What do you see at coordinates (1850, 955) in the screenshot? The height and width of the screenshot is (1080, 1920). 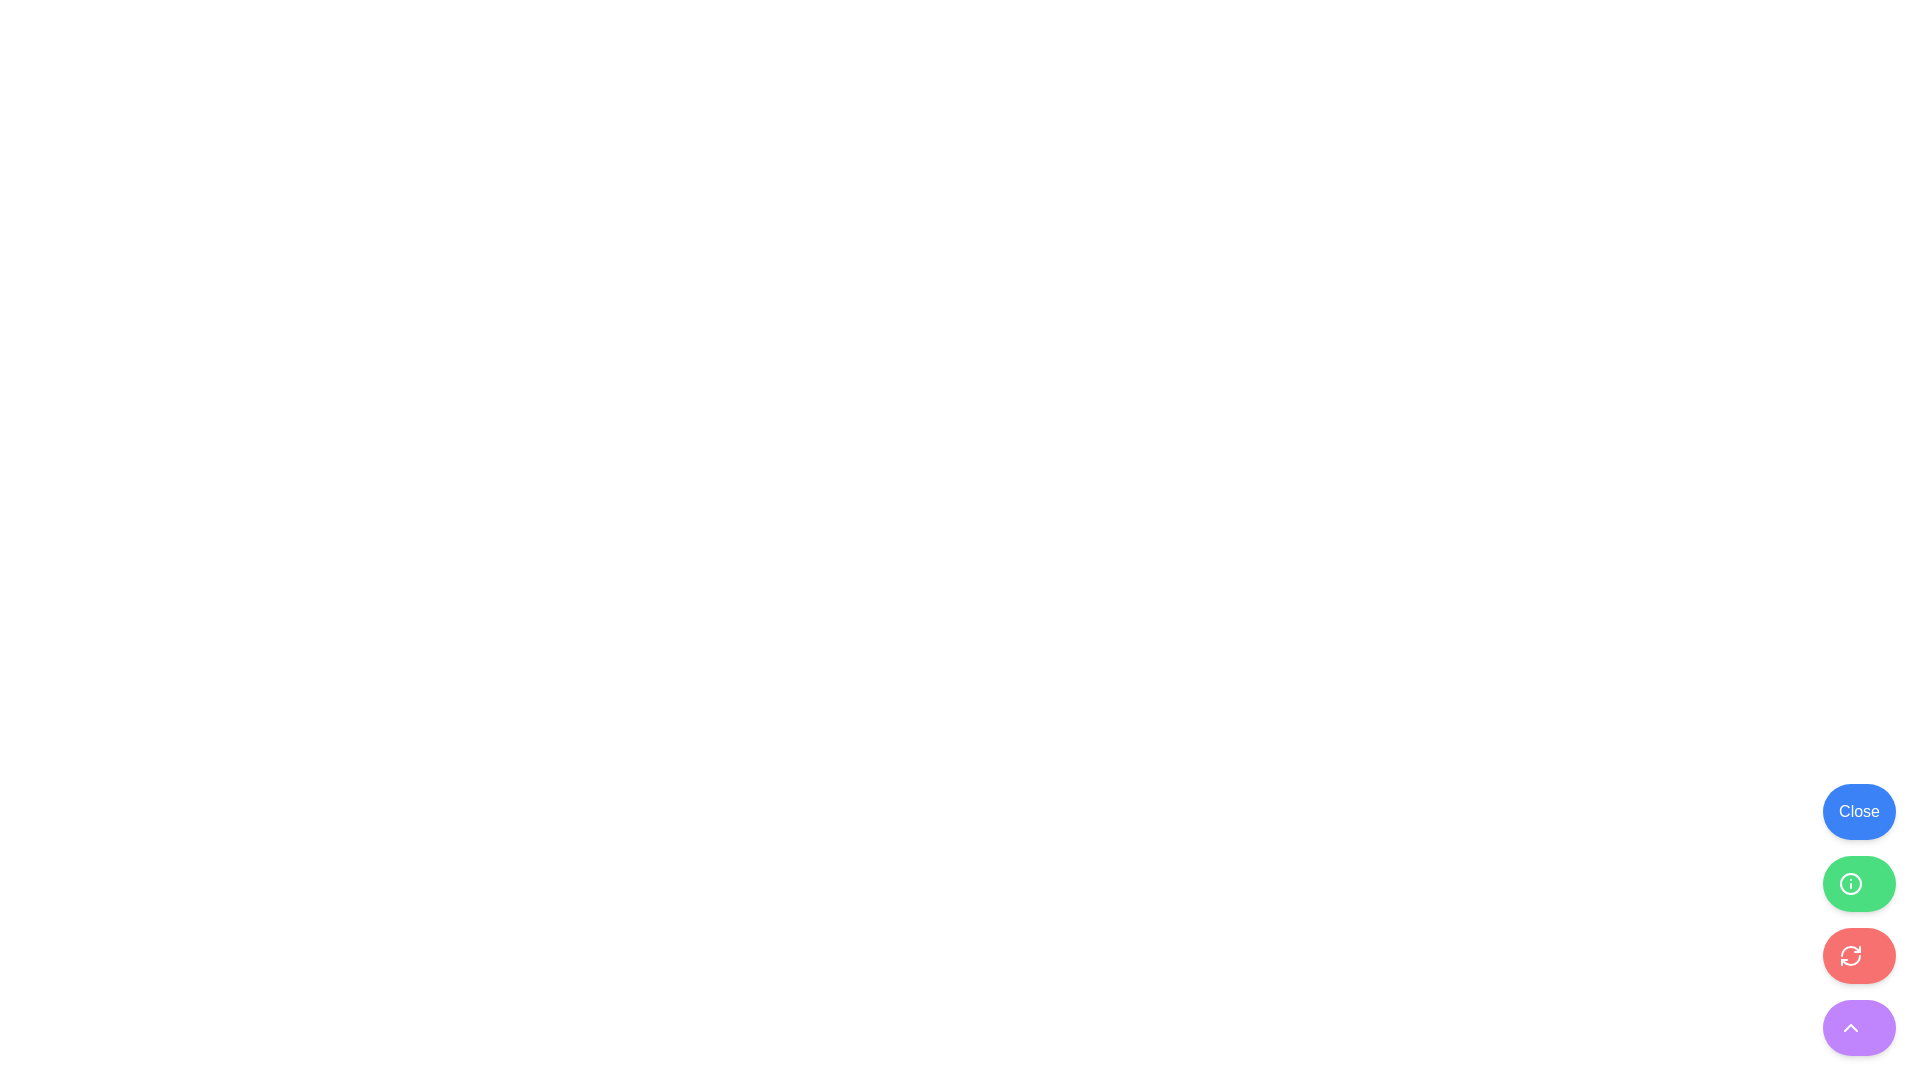 I see `the refresh button with a red background and two circular arrows located in the bottom-right corner of the interface` at bounding box center [1850, 955].